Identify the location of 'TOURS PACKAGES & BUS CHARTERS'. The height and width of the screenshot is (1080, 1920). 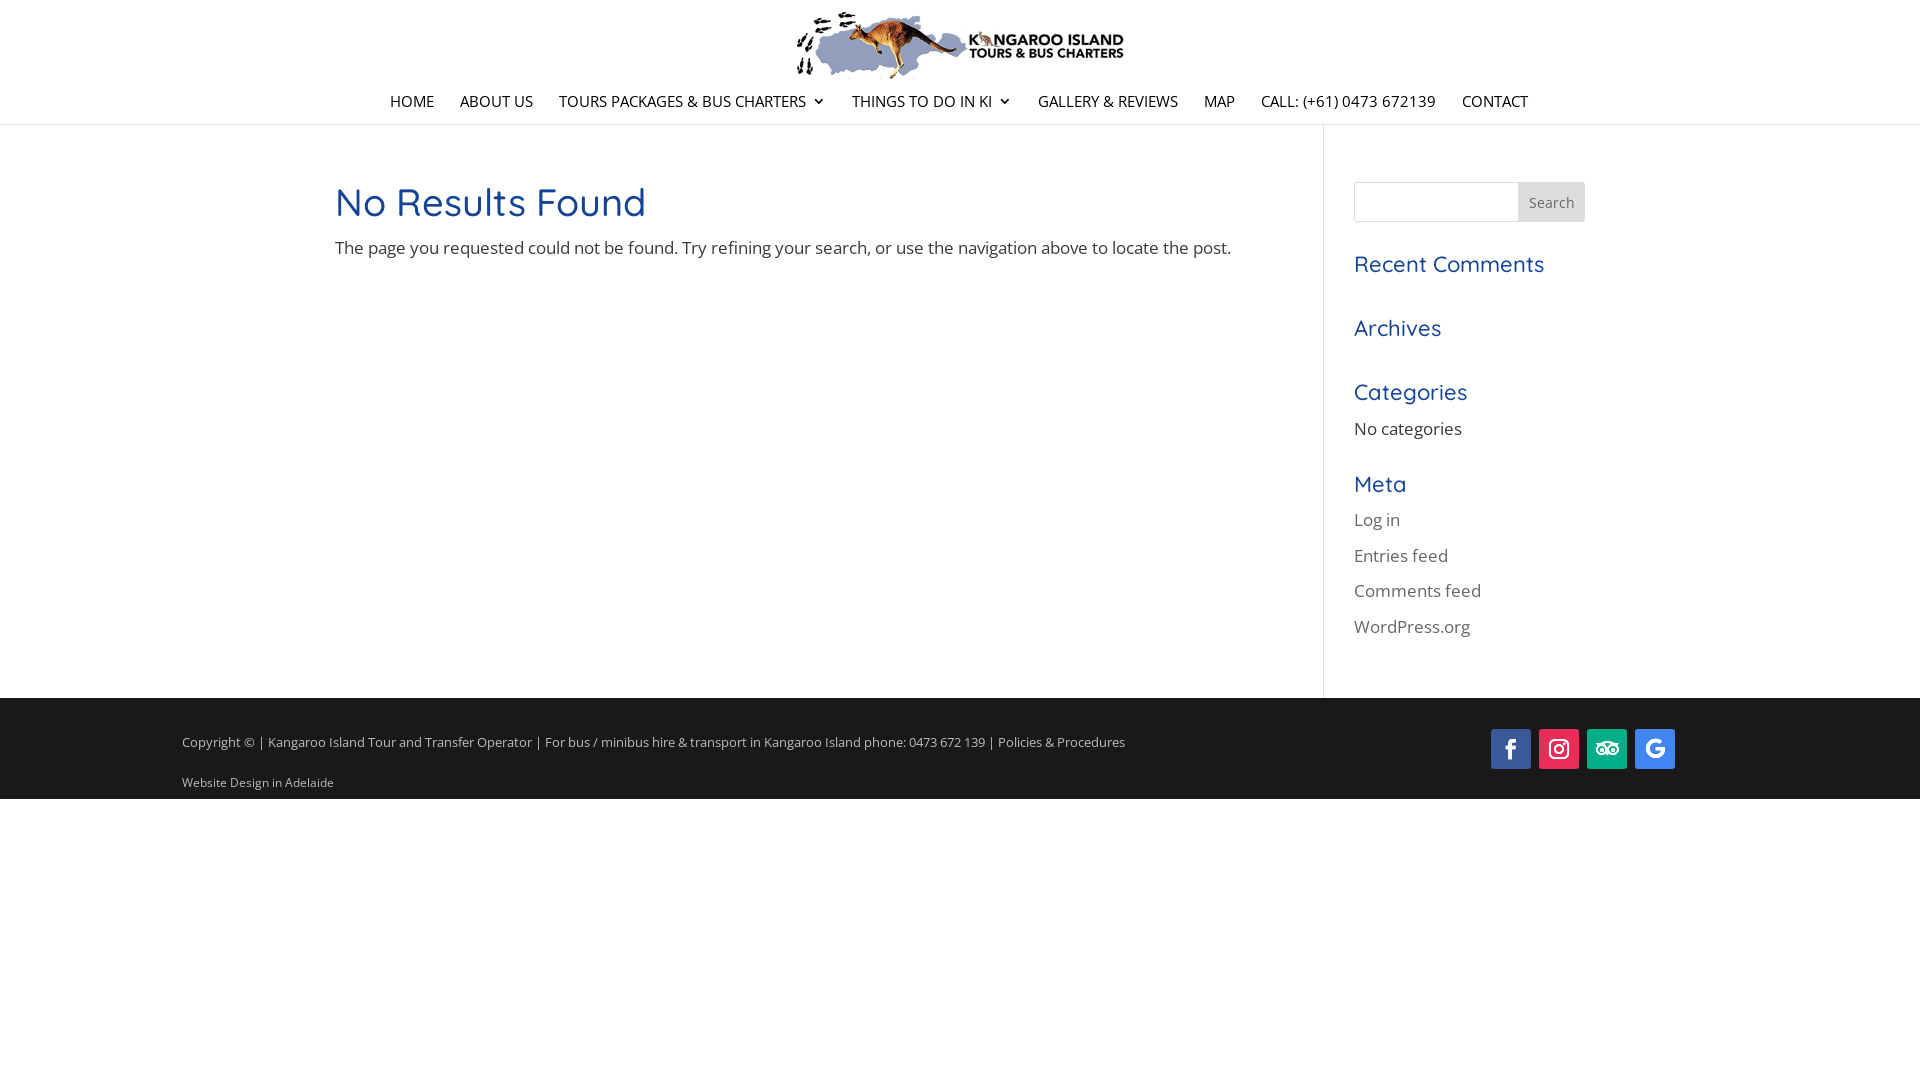
(692, 108).